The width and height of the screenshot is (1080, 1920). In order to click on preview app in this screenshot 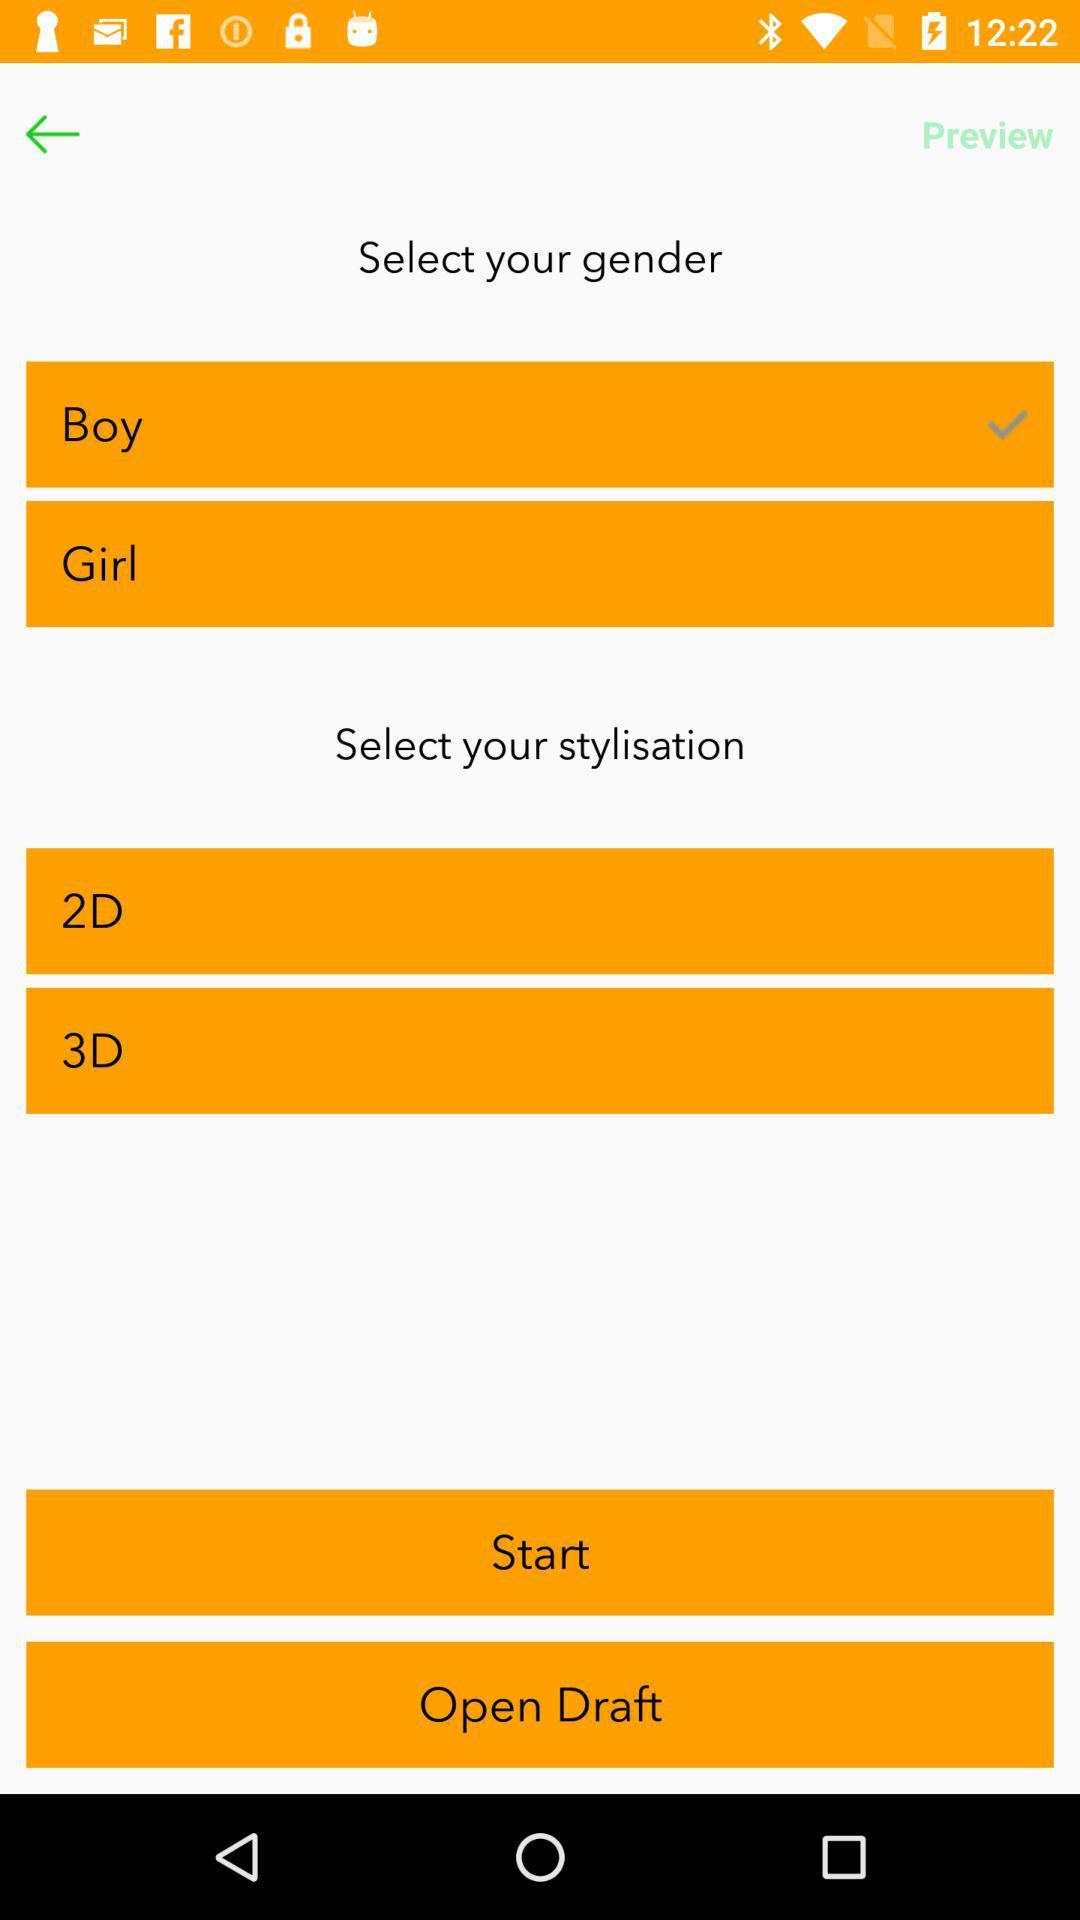, I will do `click(986, 133)`.